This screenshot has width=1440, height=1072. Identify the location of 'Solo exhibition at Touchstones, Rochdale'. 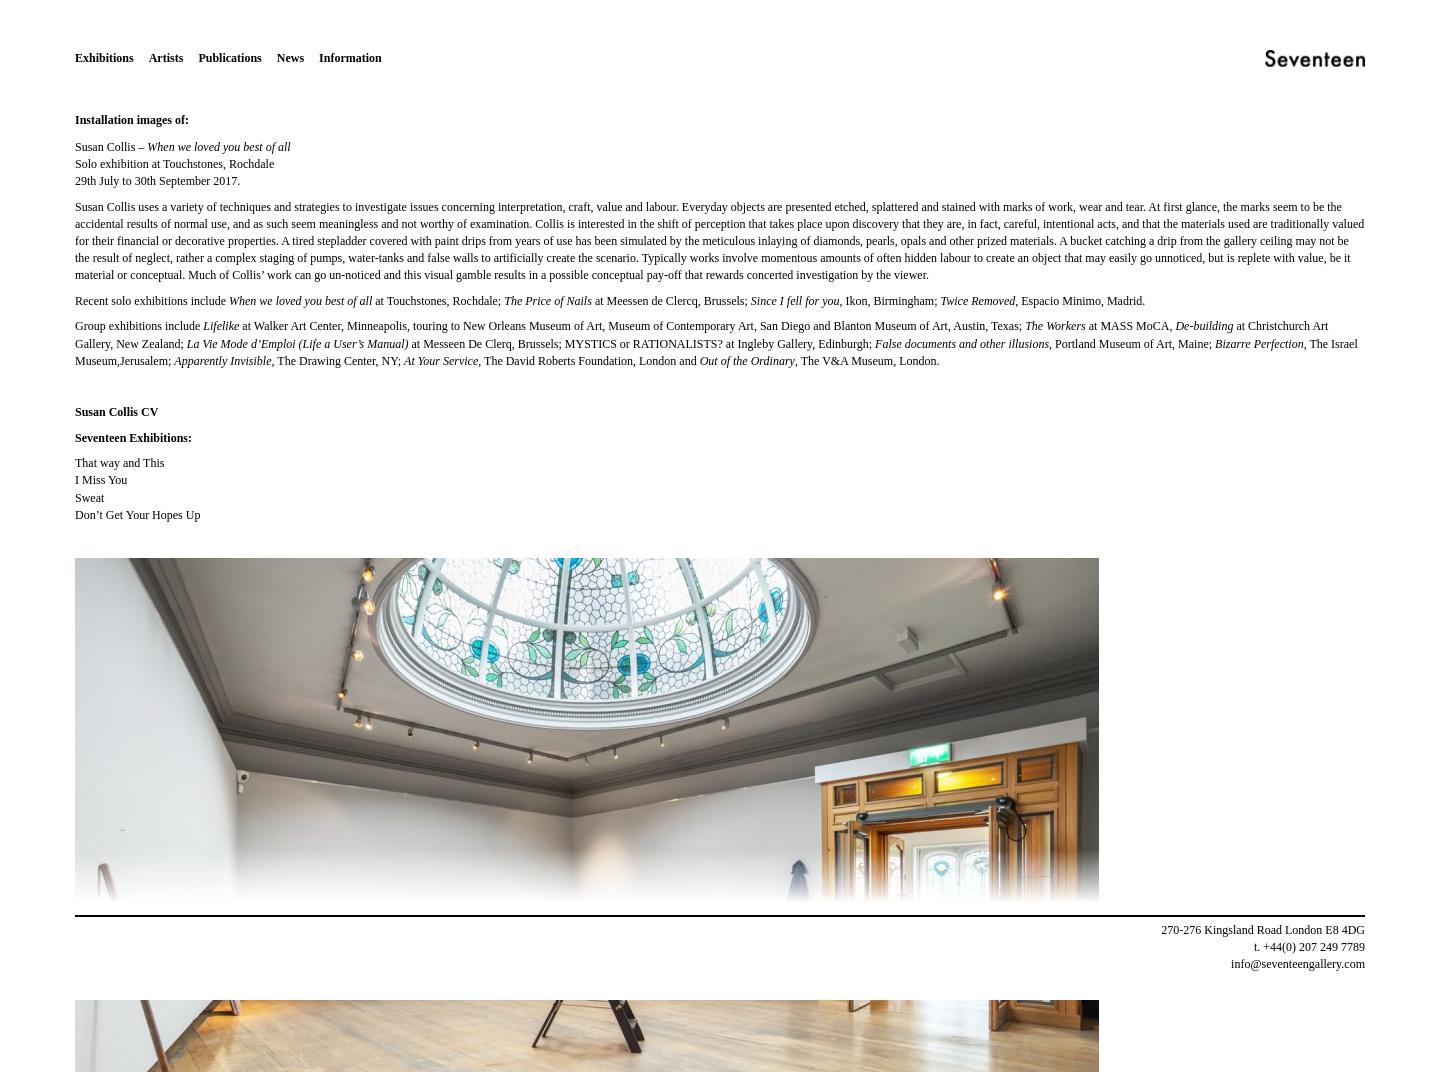
(173, 162).